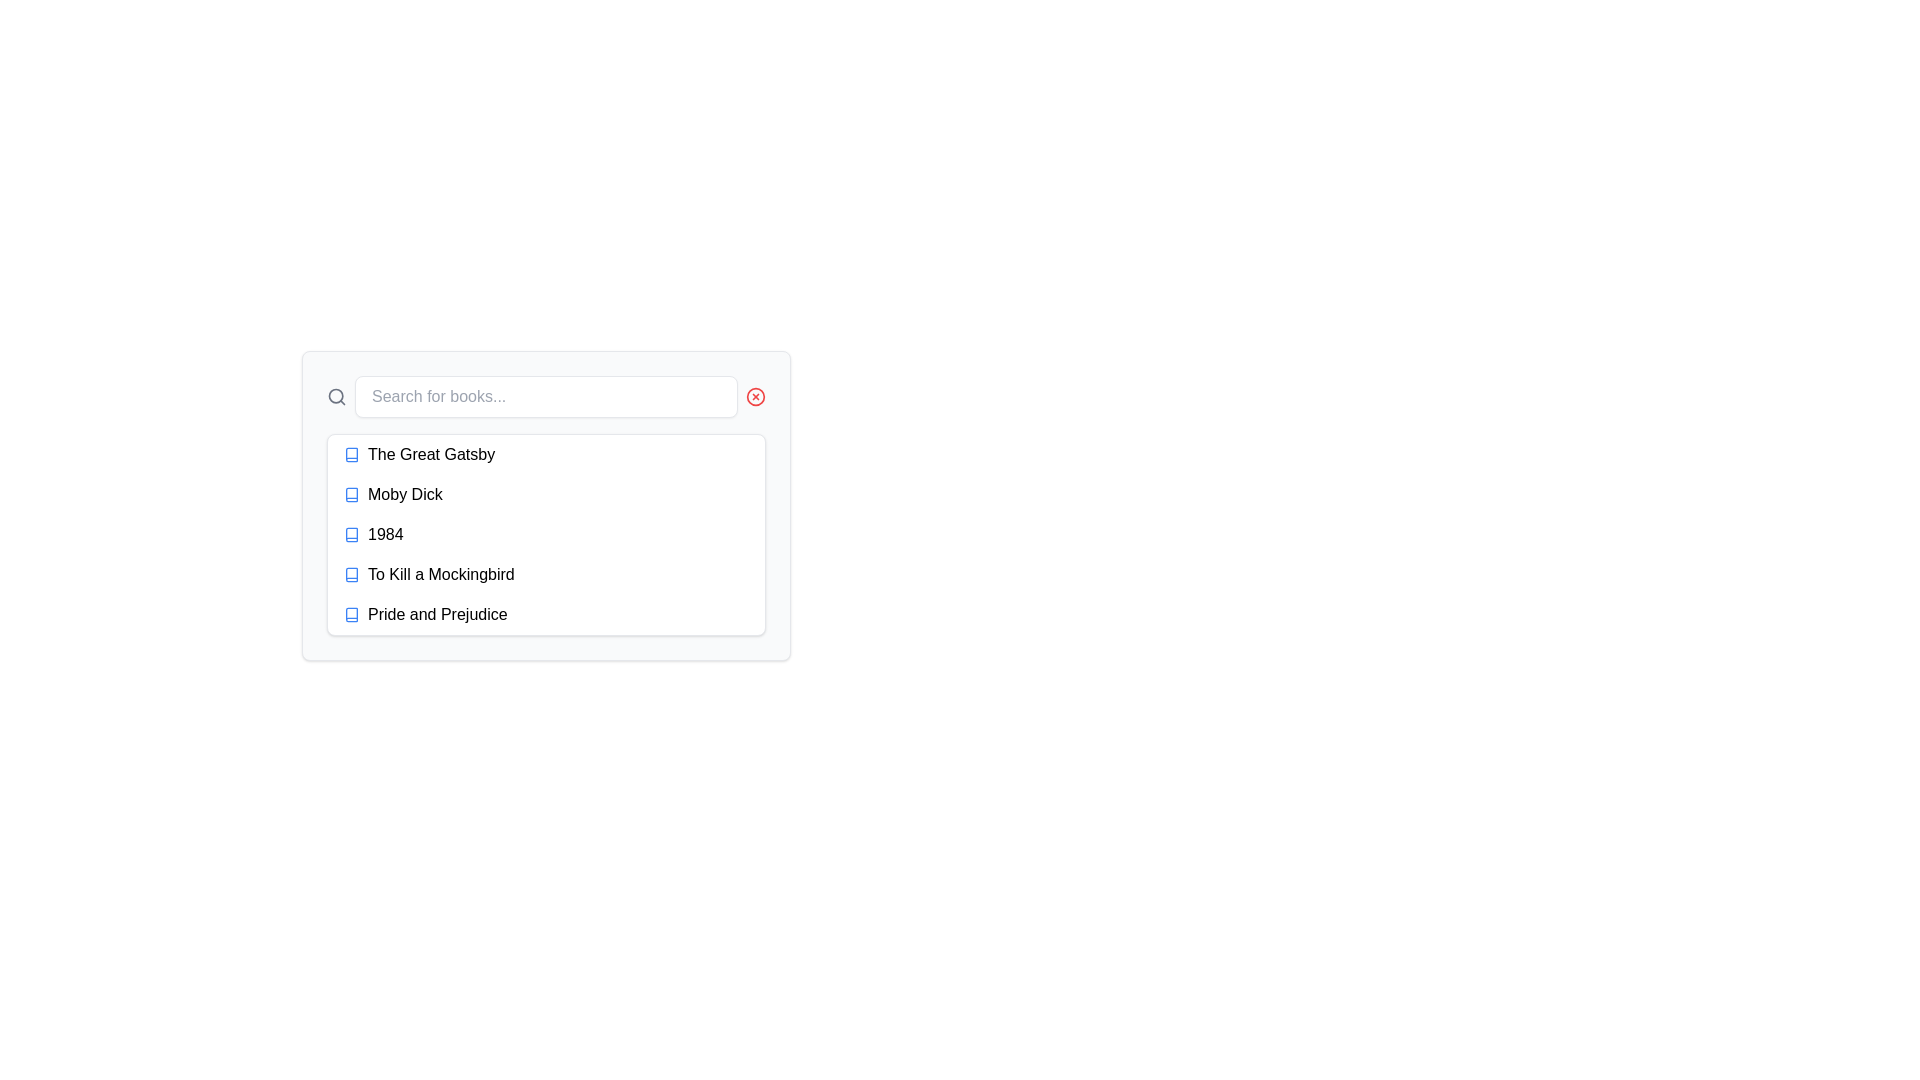 This screenshot has width=1920, height=1080. Describe the element at coordinates (351, 534) in the screenshot. I see `the illustrative icon representing the book '1984'` at that location.